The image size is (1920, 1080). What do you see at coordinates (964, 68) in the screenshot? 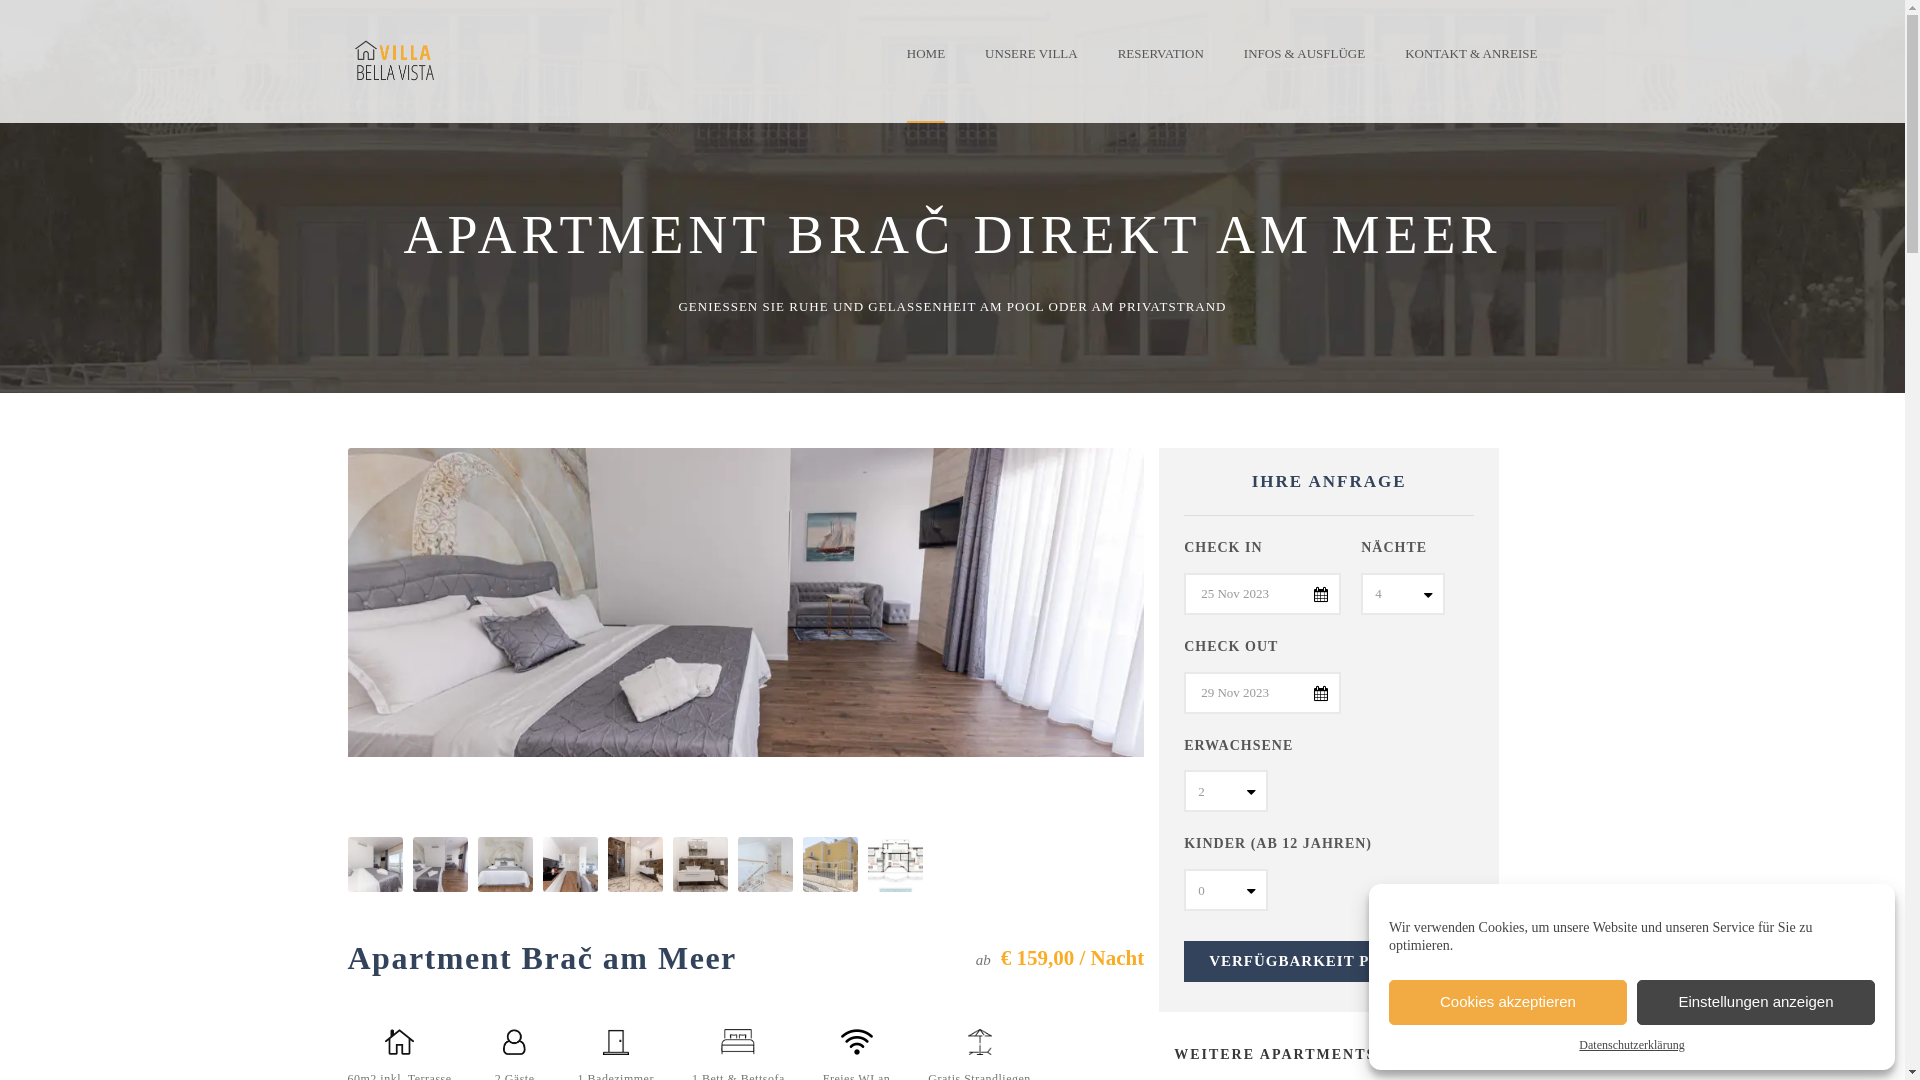
I see `'UNSERE VILLA'` at bounding box center [964, 68].